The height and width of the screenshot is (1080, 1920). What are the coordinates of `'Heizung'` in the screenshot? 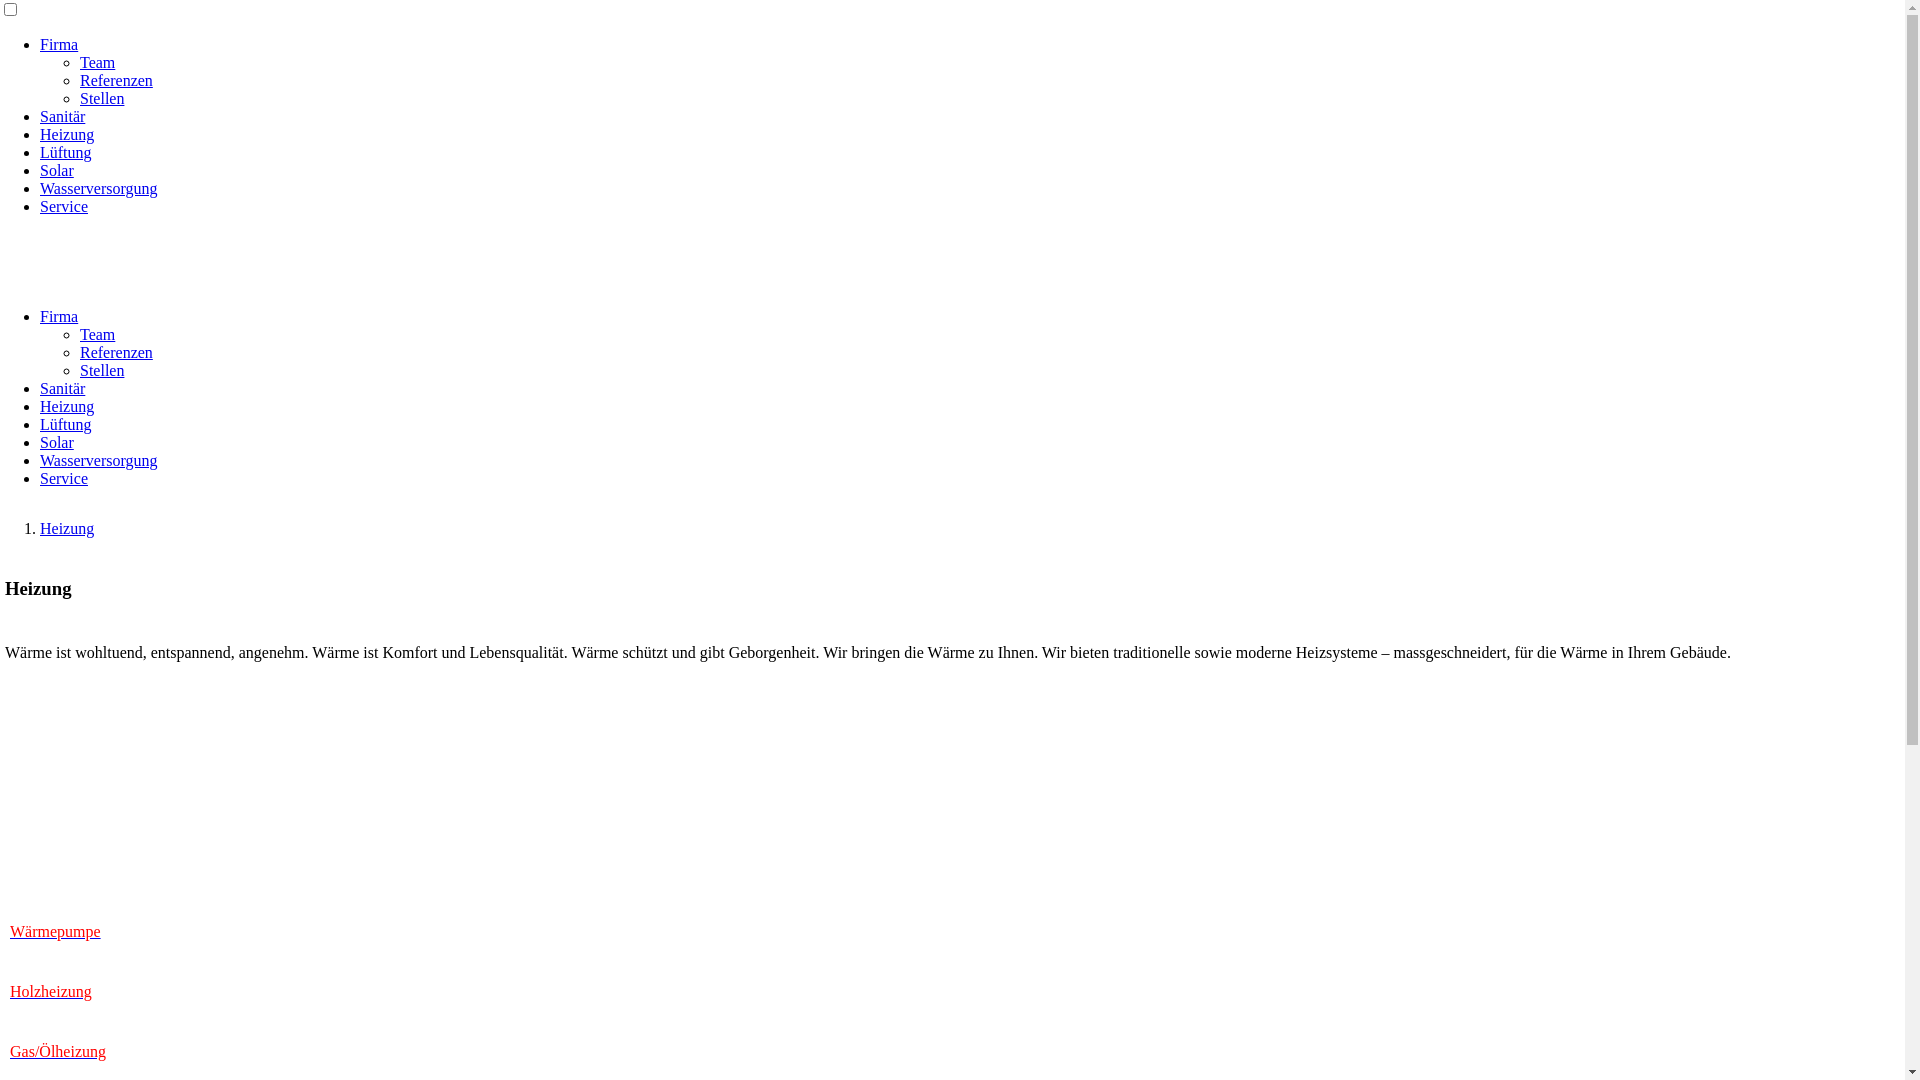 It's located at (67, 405).